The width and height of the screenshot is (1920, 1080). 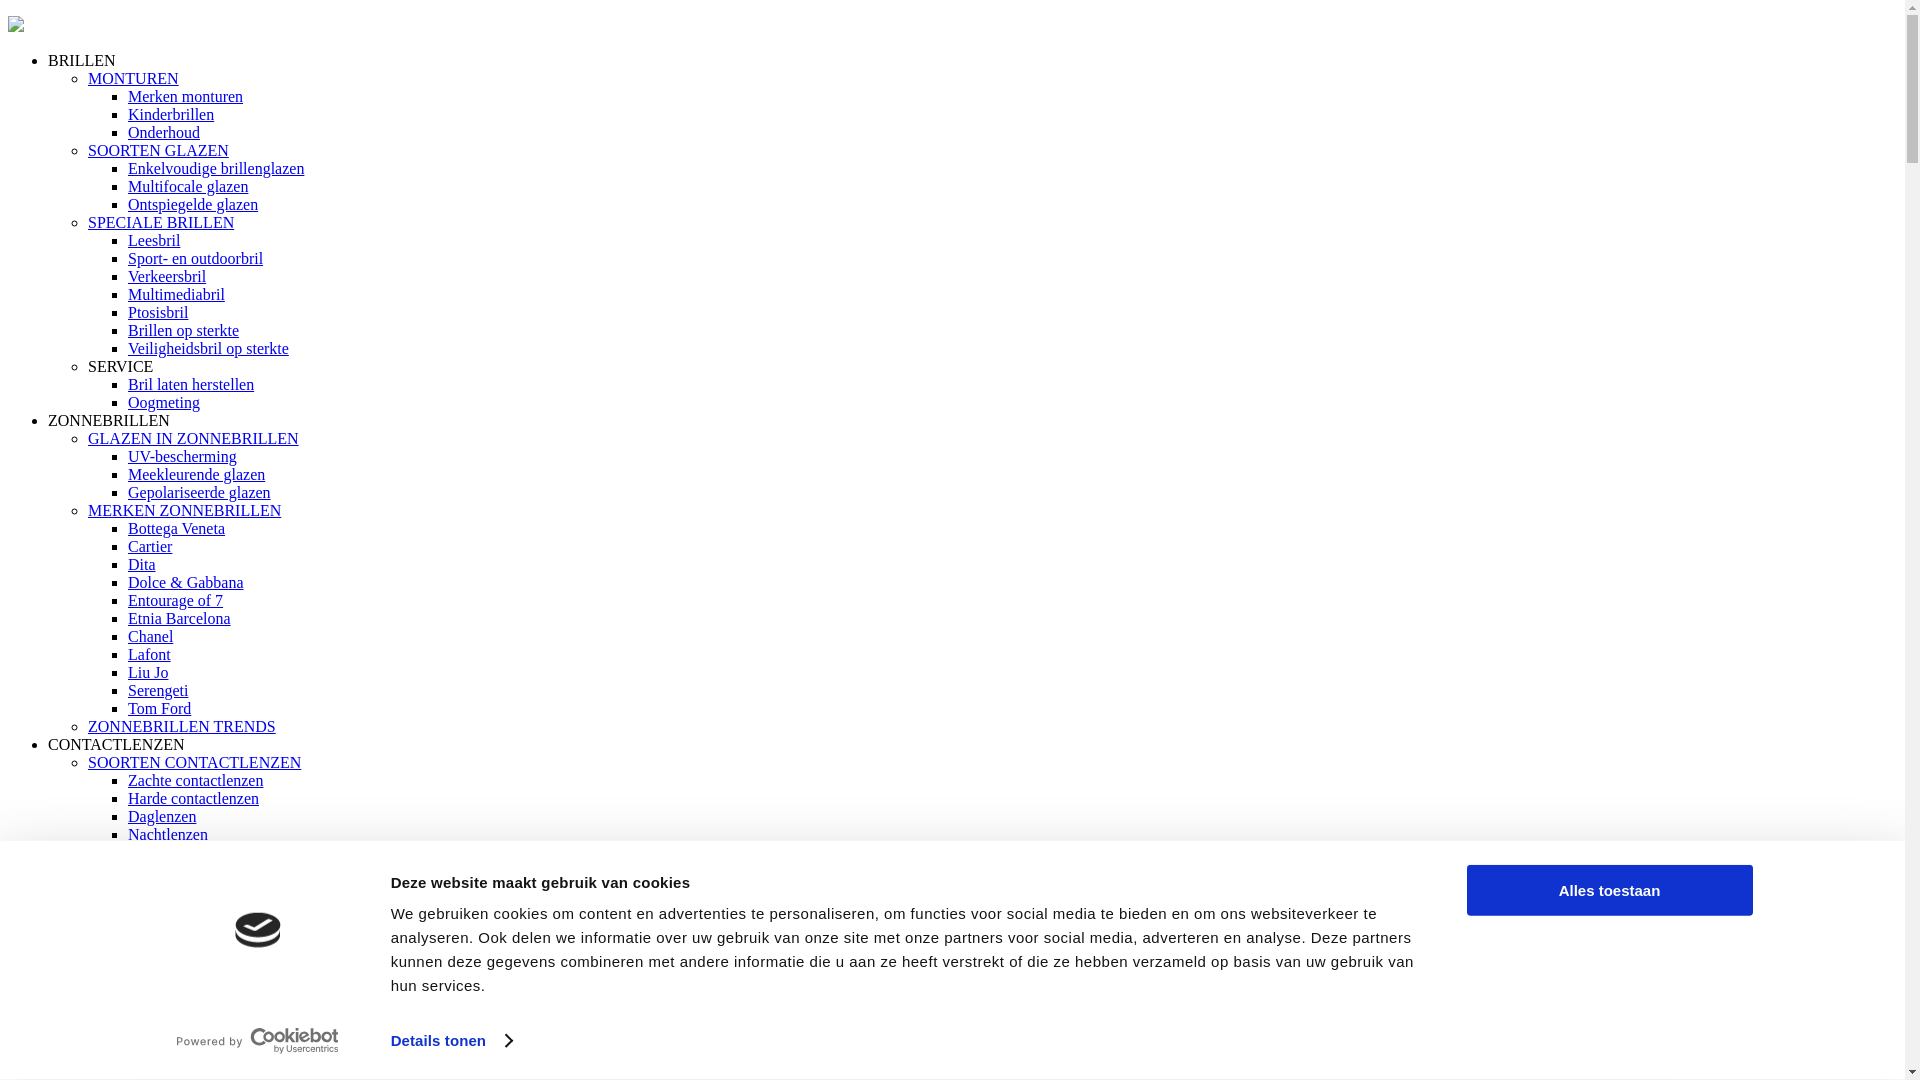 What do you see at coordinates (167, 276) in the screenshot?
I see `'Verkeersbril'` at bounding box center [167, 276].